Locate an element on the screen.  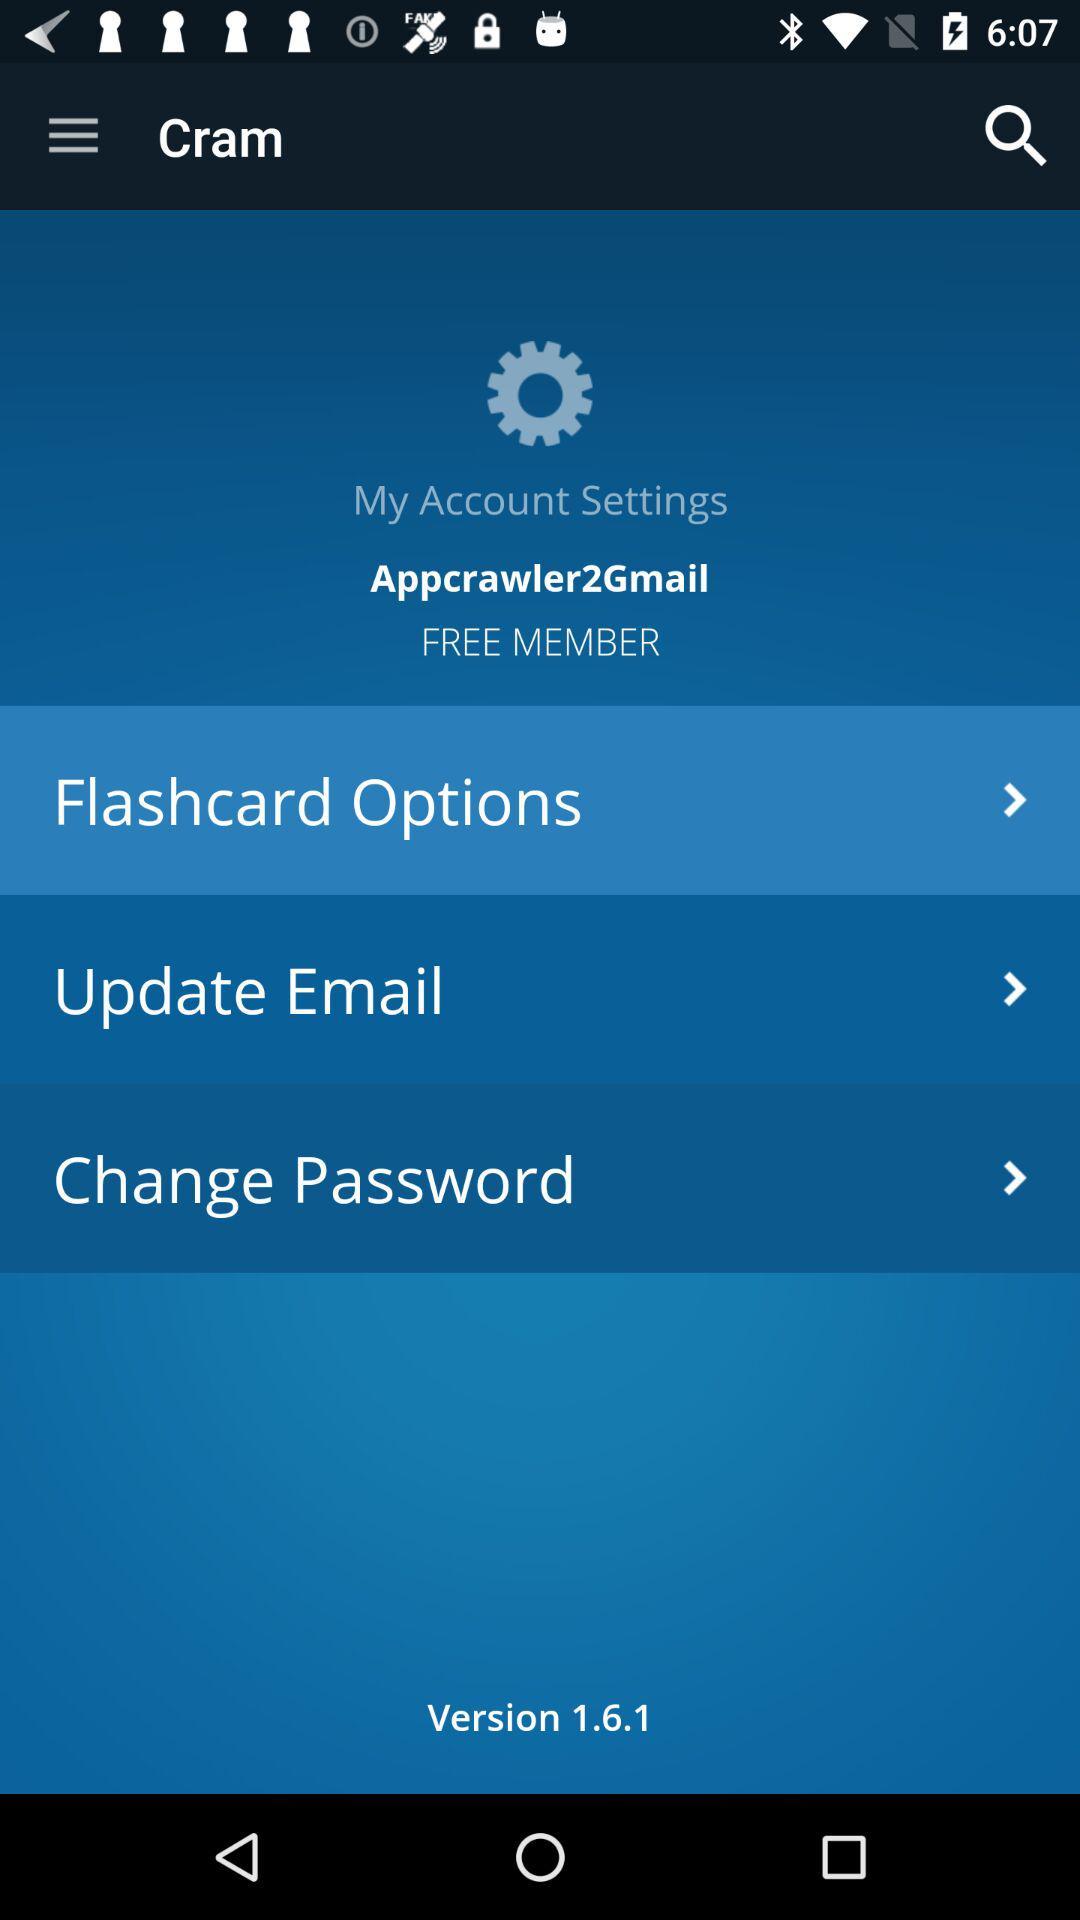
item above the my account settings is located at coordinates (72, 135).